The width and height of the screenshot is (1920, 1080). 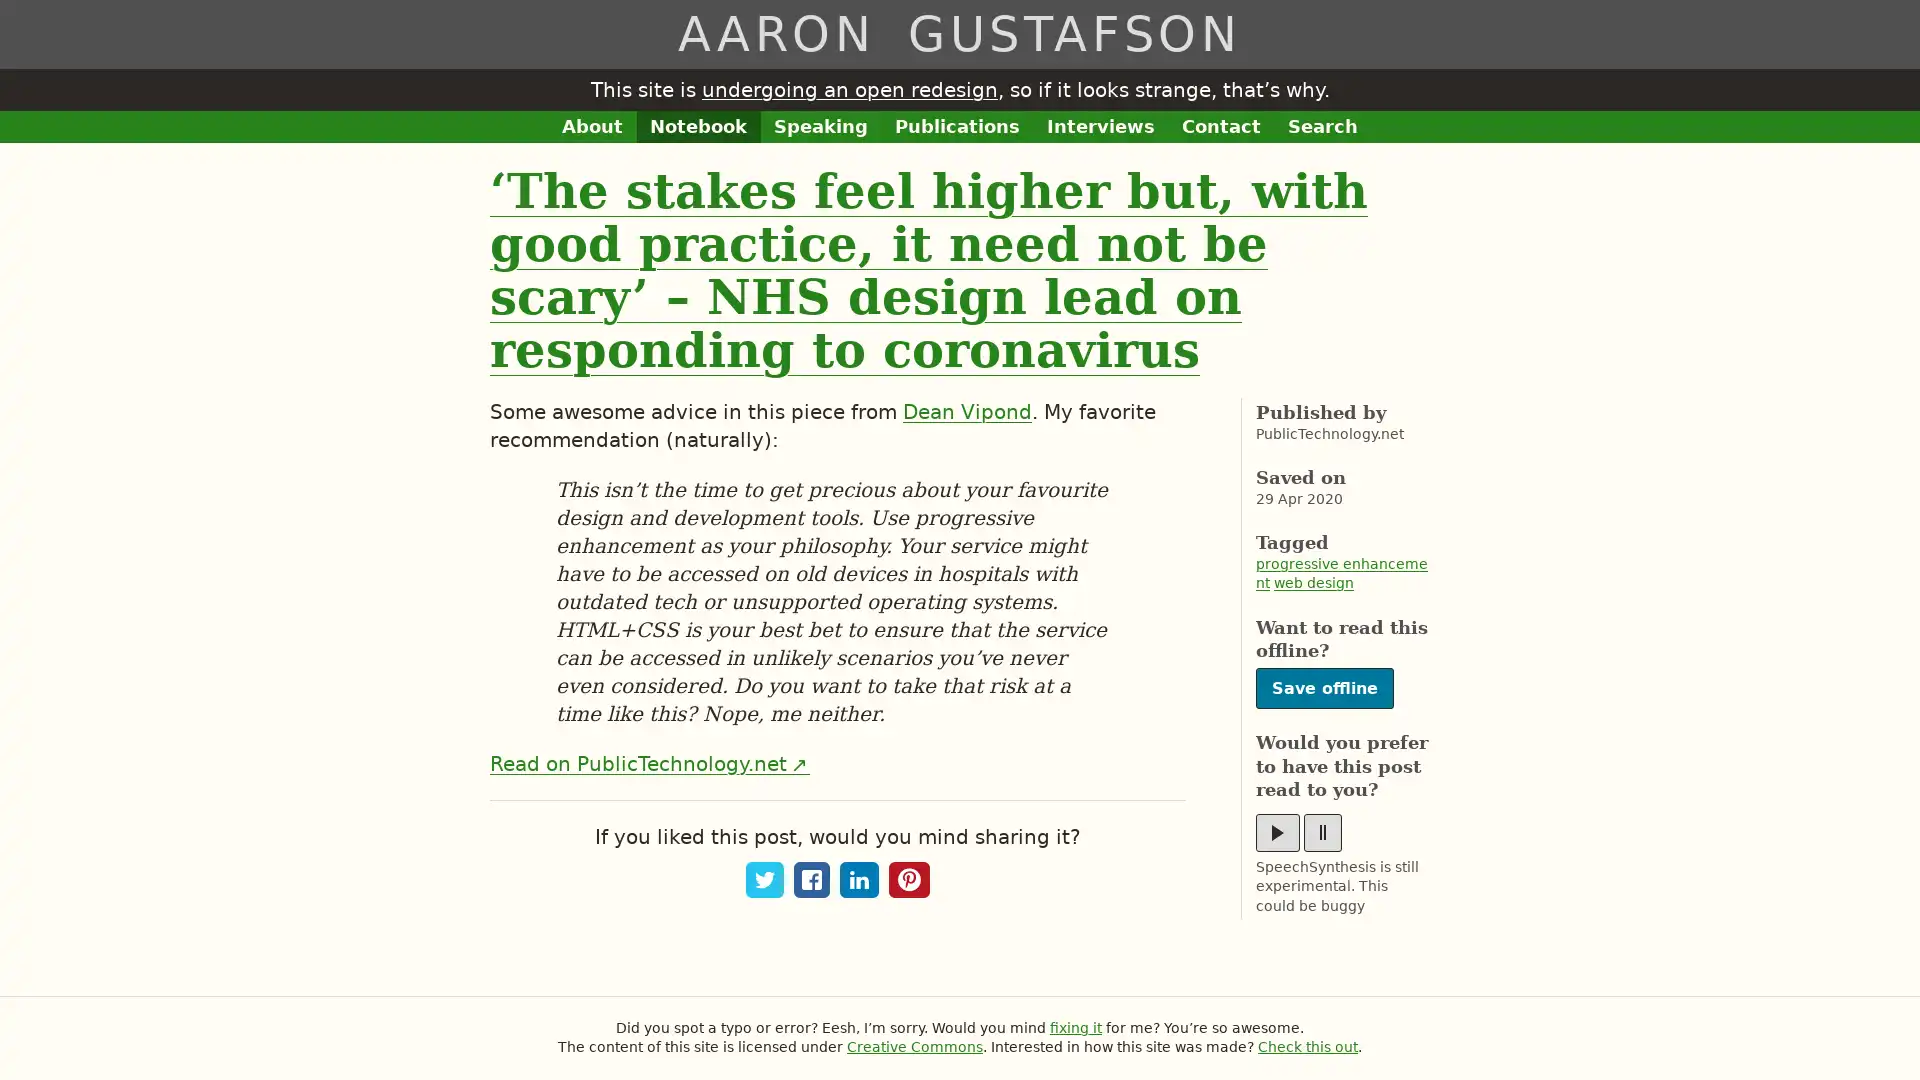 I want to click on Save offline, so click(x=1324, y=687).